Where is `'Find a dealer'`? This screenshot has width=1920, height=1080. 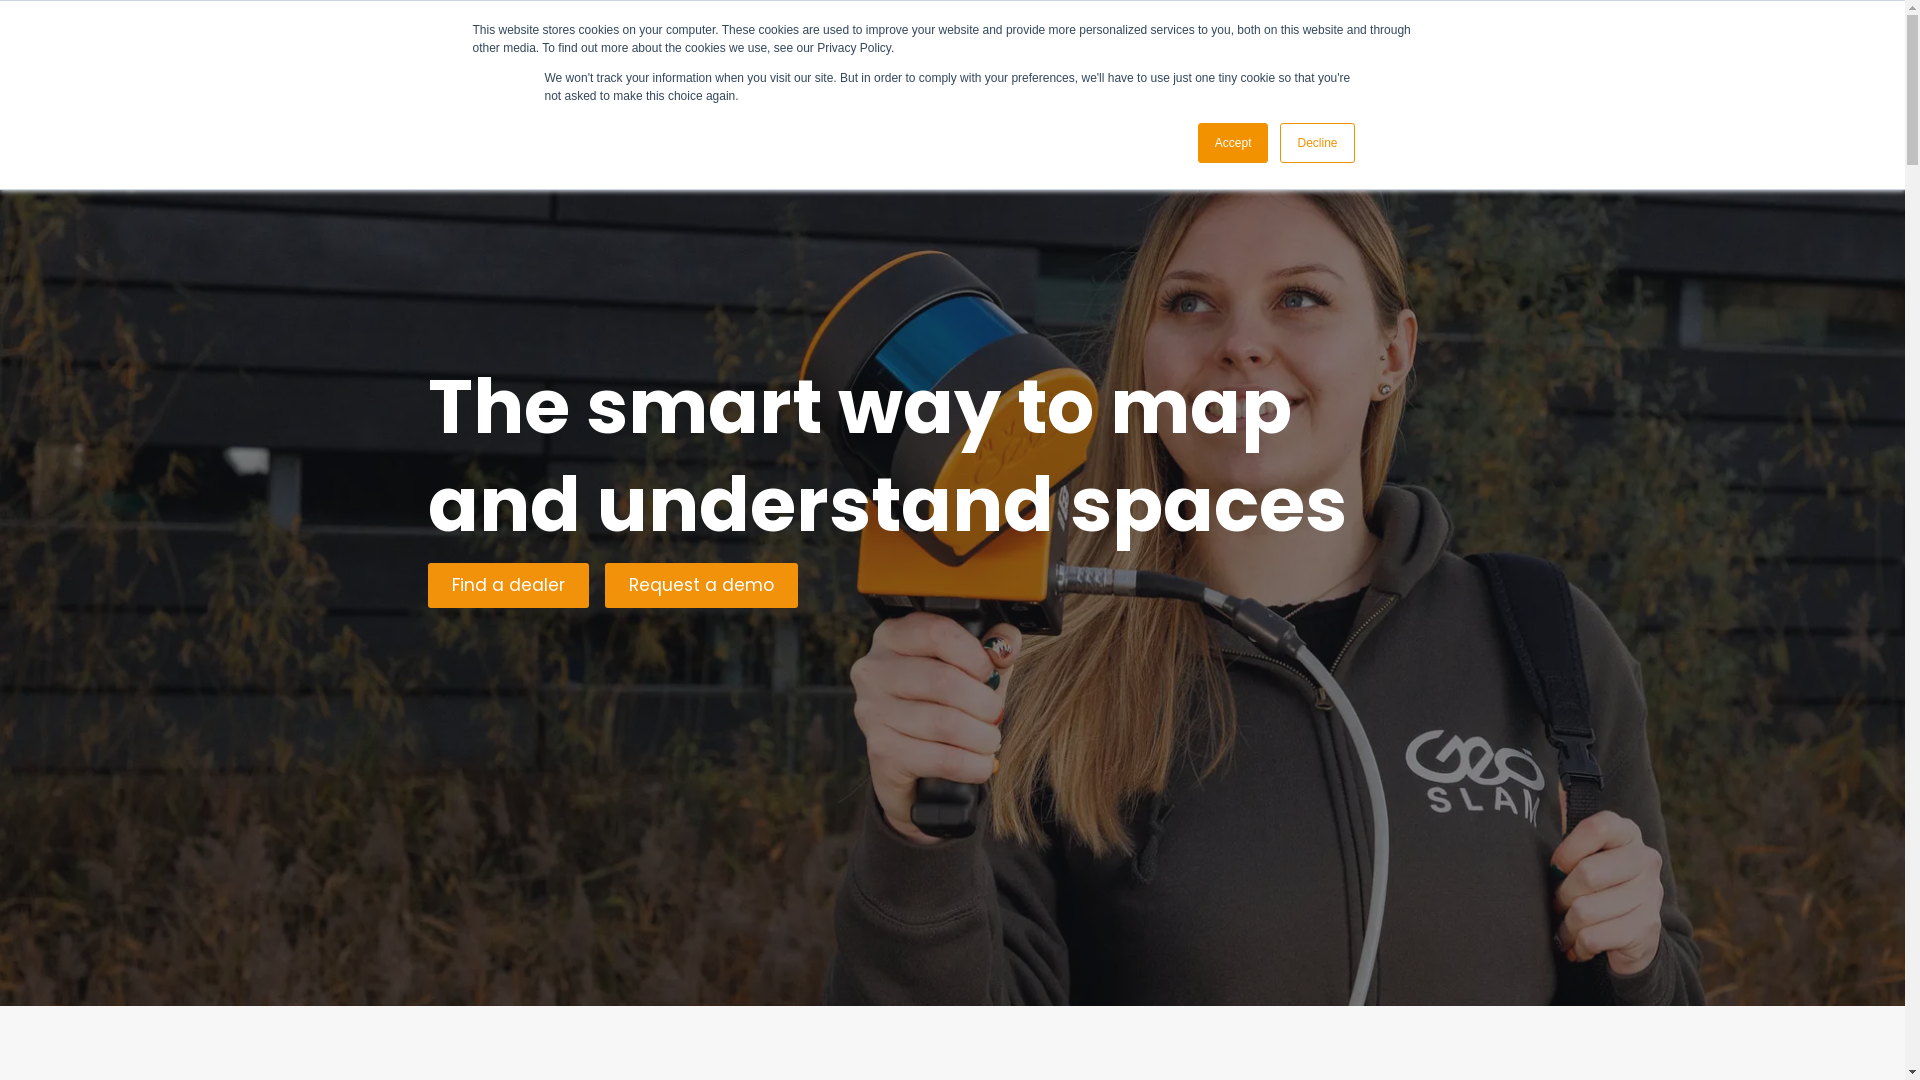 'Find a dealer' is located at coordinates (426, 585).